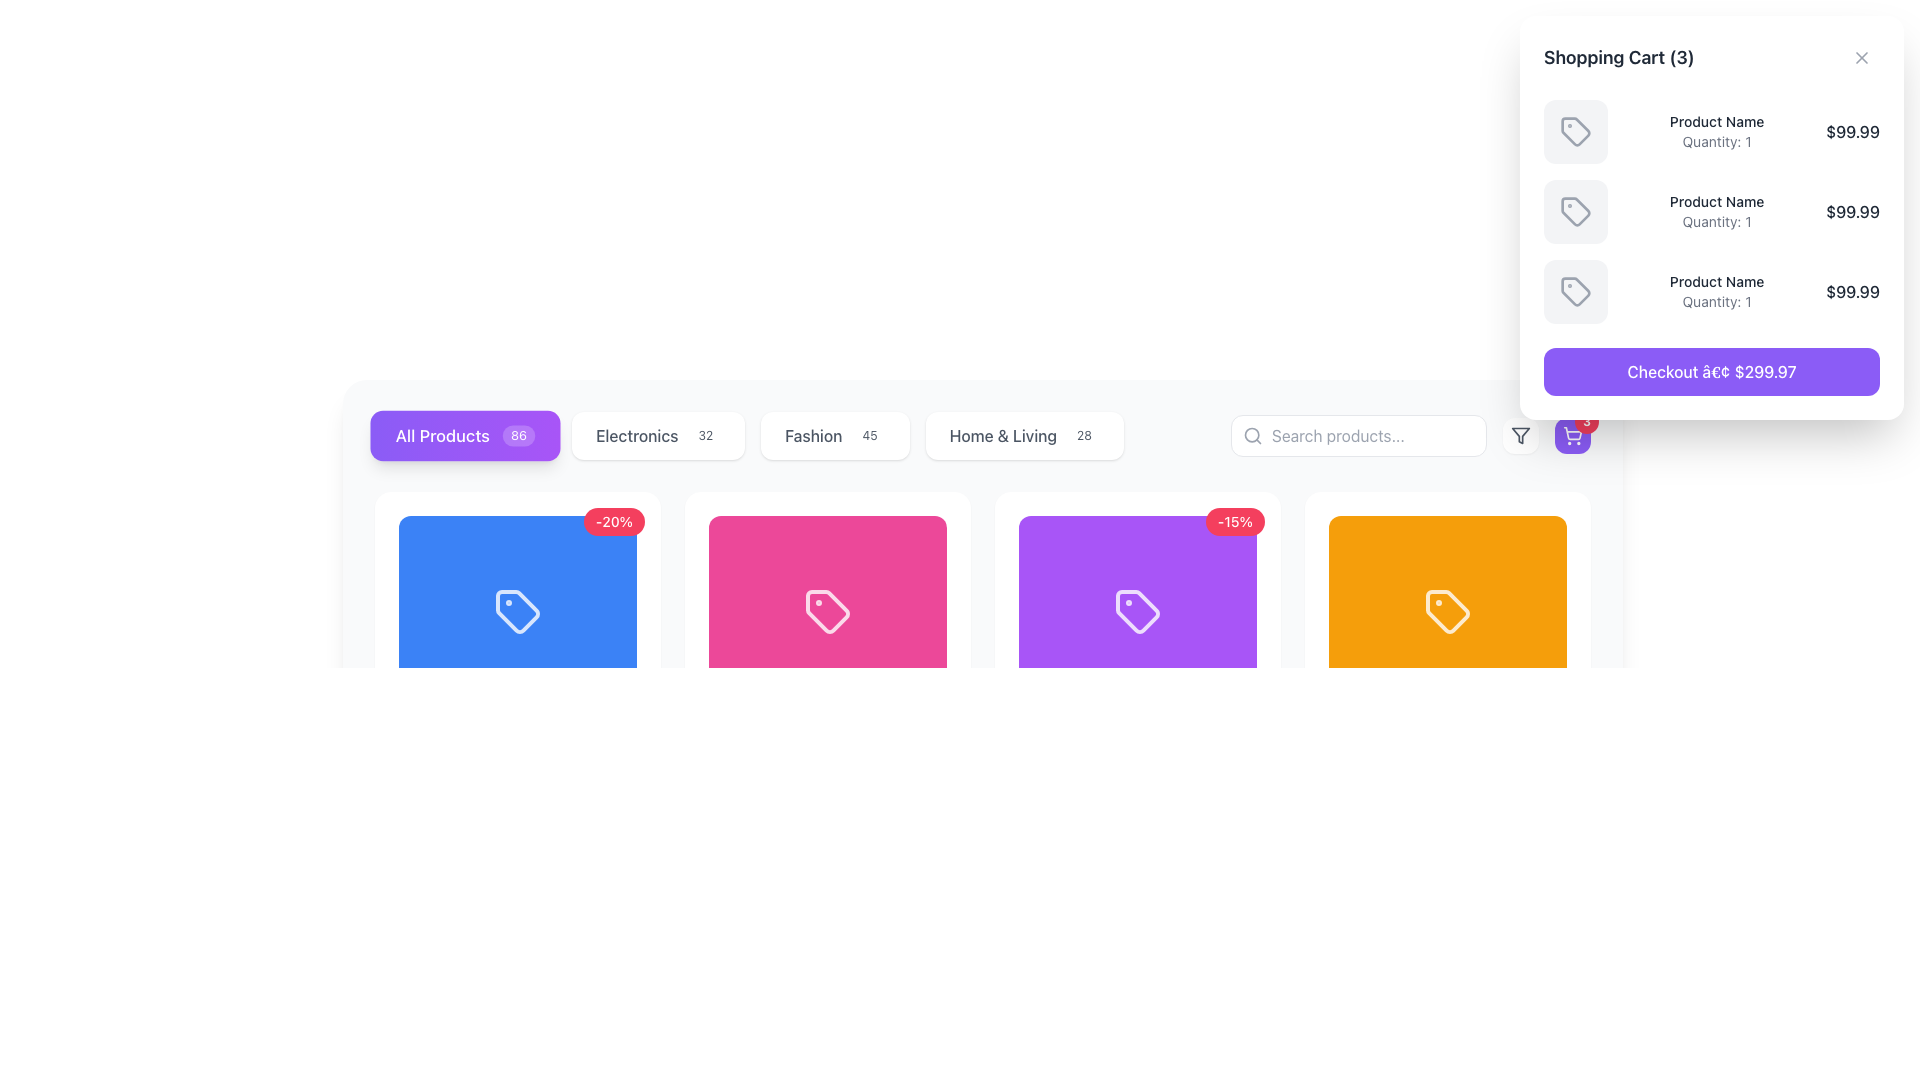 This screenshot has height=1080, width=1920. I want to click on the shopping cart icon located in the top-right corner of the interface, which is situated within a purple button with rounded corners, so click(1572, 434).